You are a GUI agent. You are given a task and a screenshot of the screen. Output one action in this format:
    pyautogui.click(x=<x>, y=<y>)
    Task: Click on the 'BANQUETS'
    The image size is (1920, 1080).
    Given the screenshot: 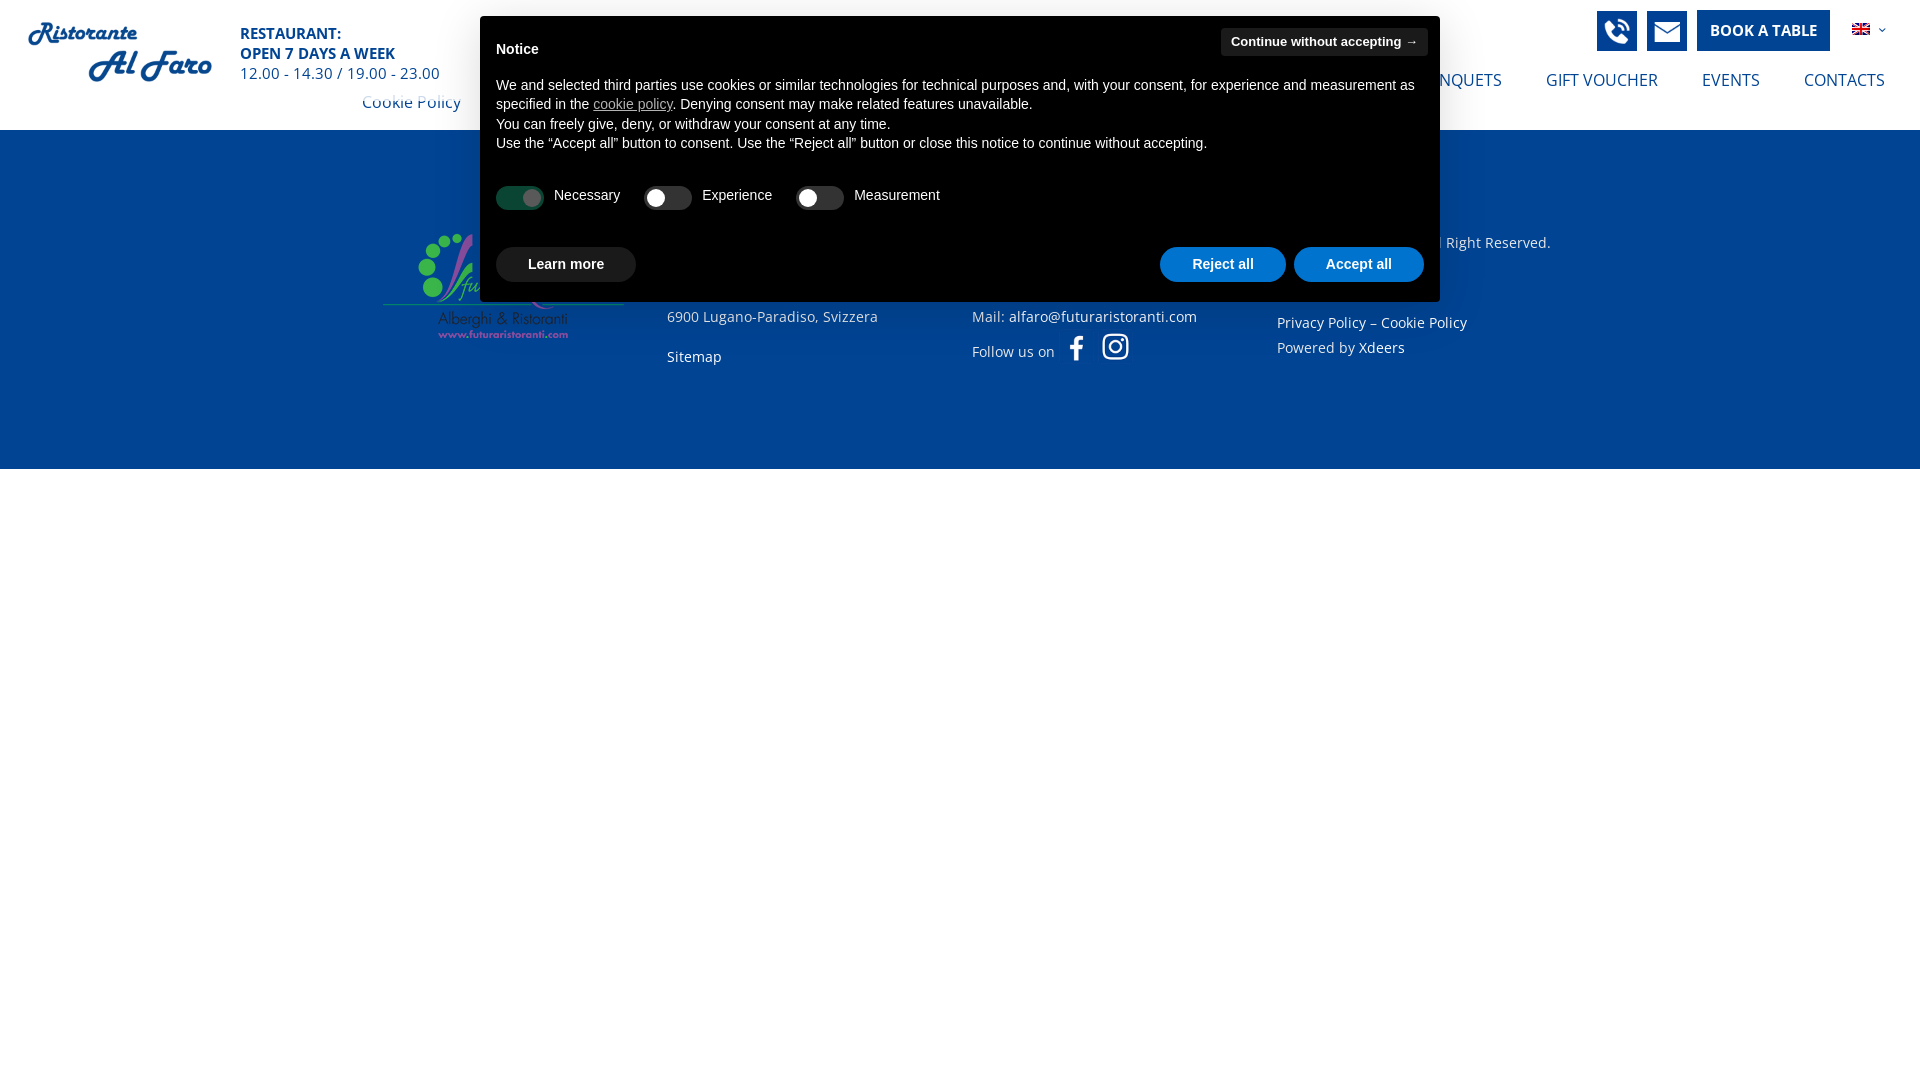 What is the action you would take?
    pyautogui.click(x=1460, y=79)
    